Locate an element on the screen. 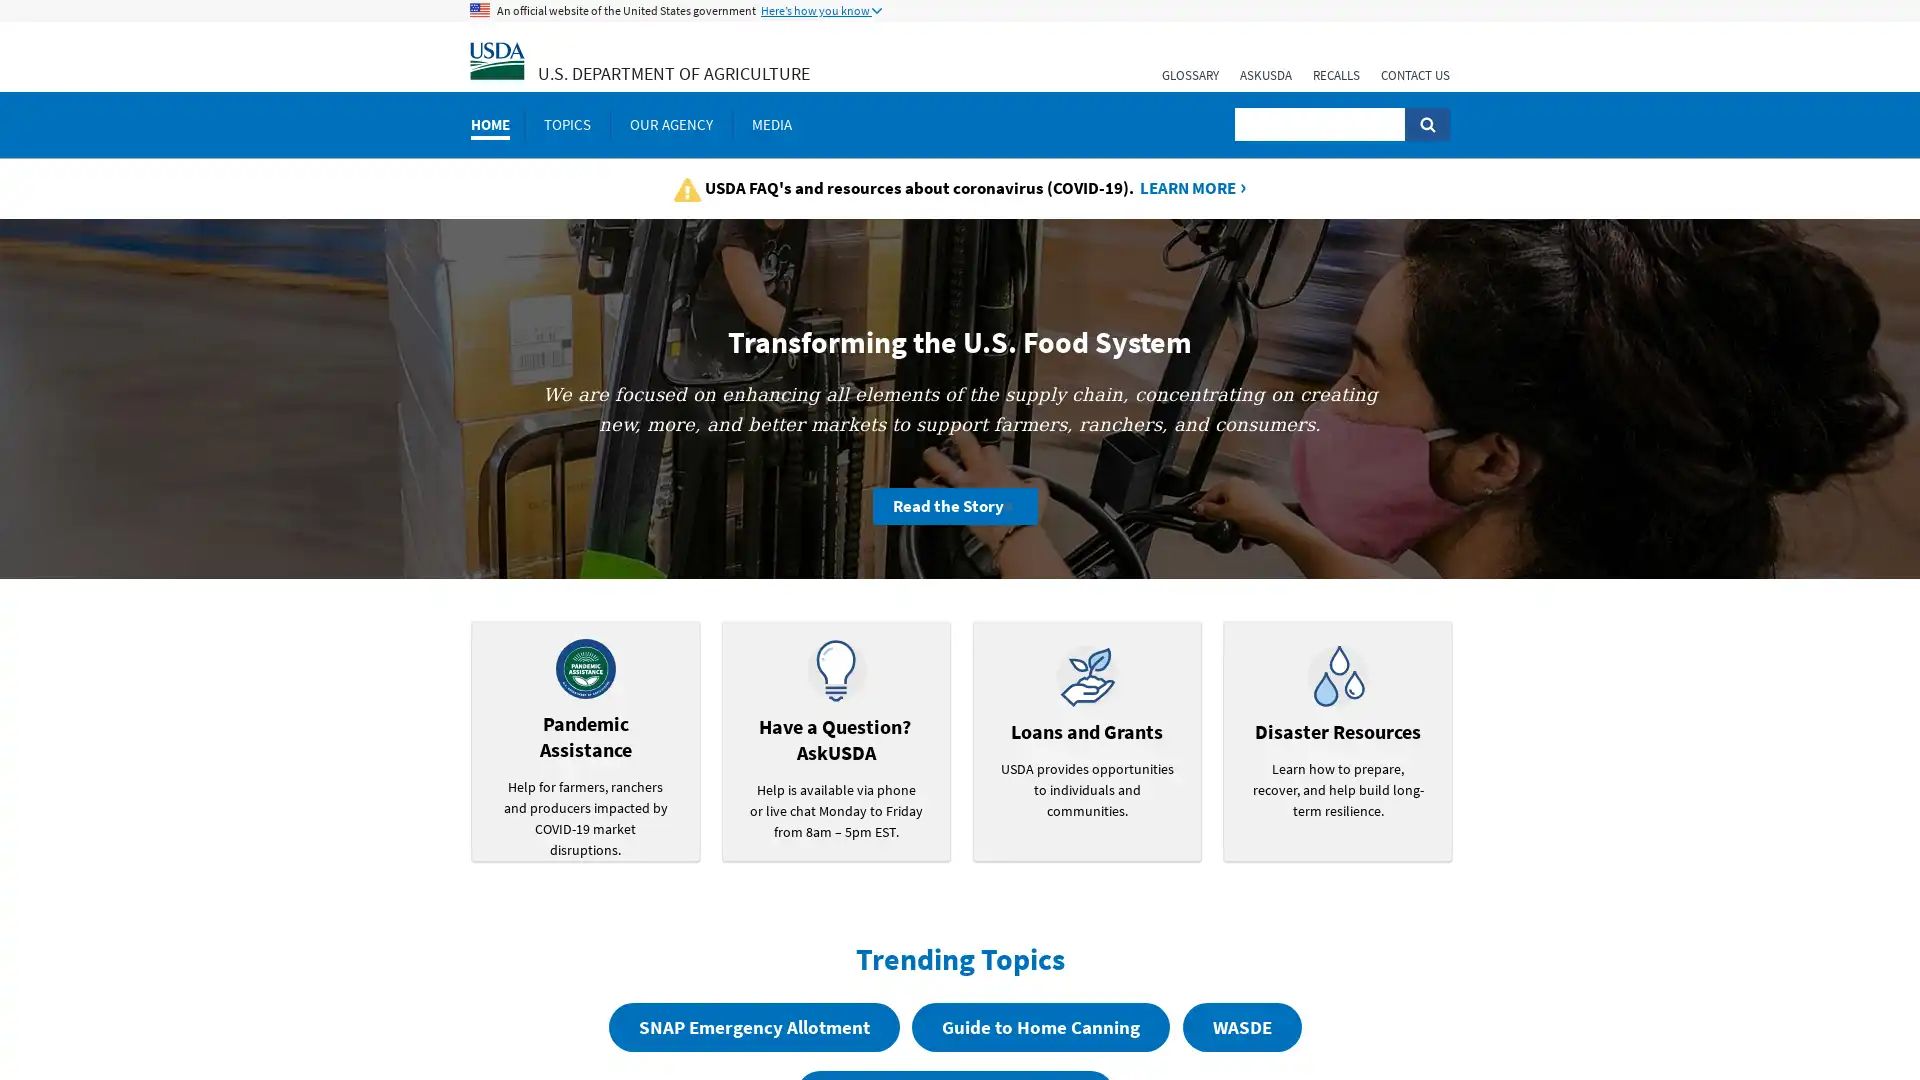 The height and width of the screenshot is (1080, 1920). Search is located at coordinates (1426, 124).